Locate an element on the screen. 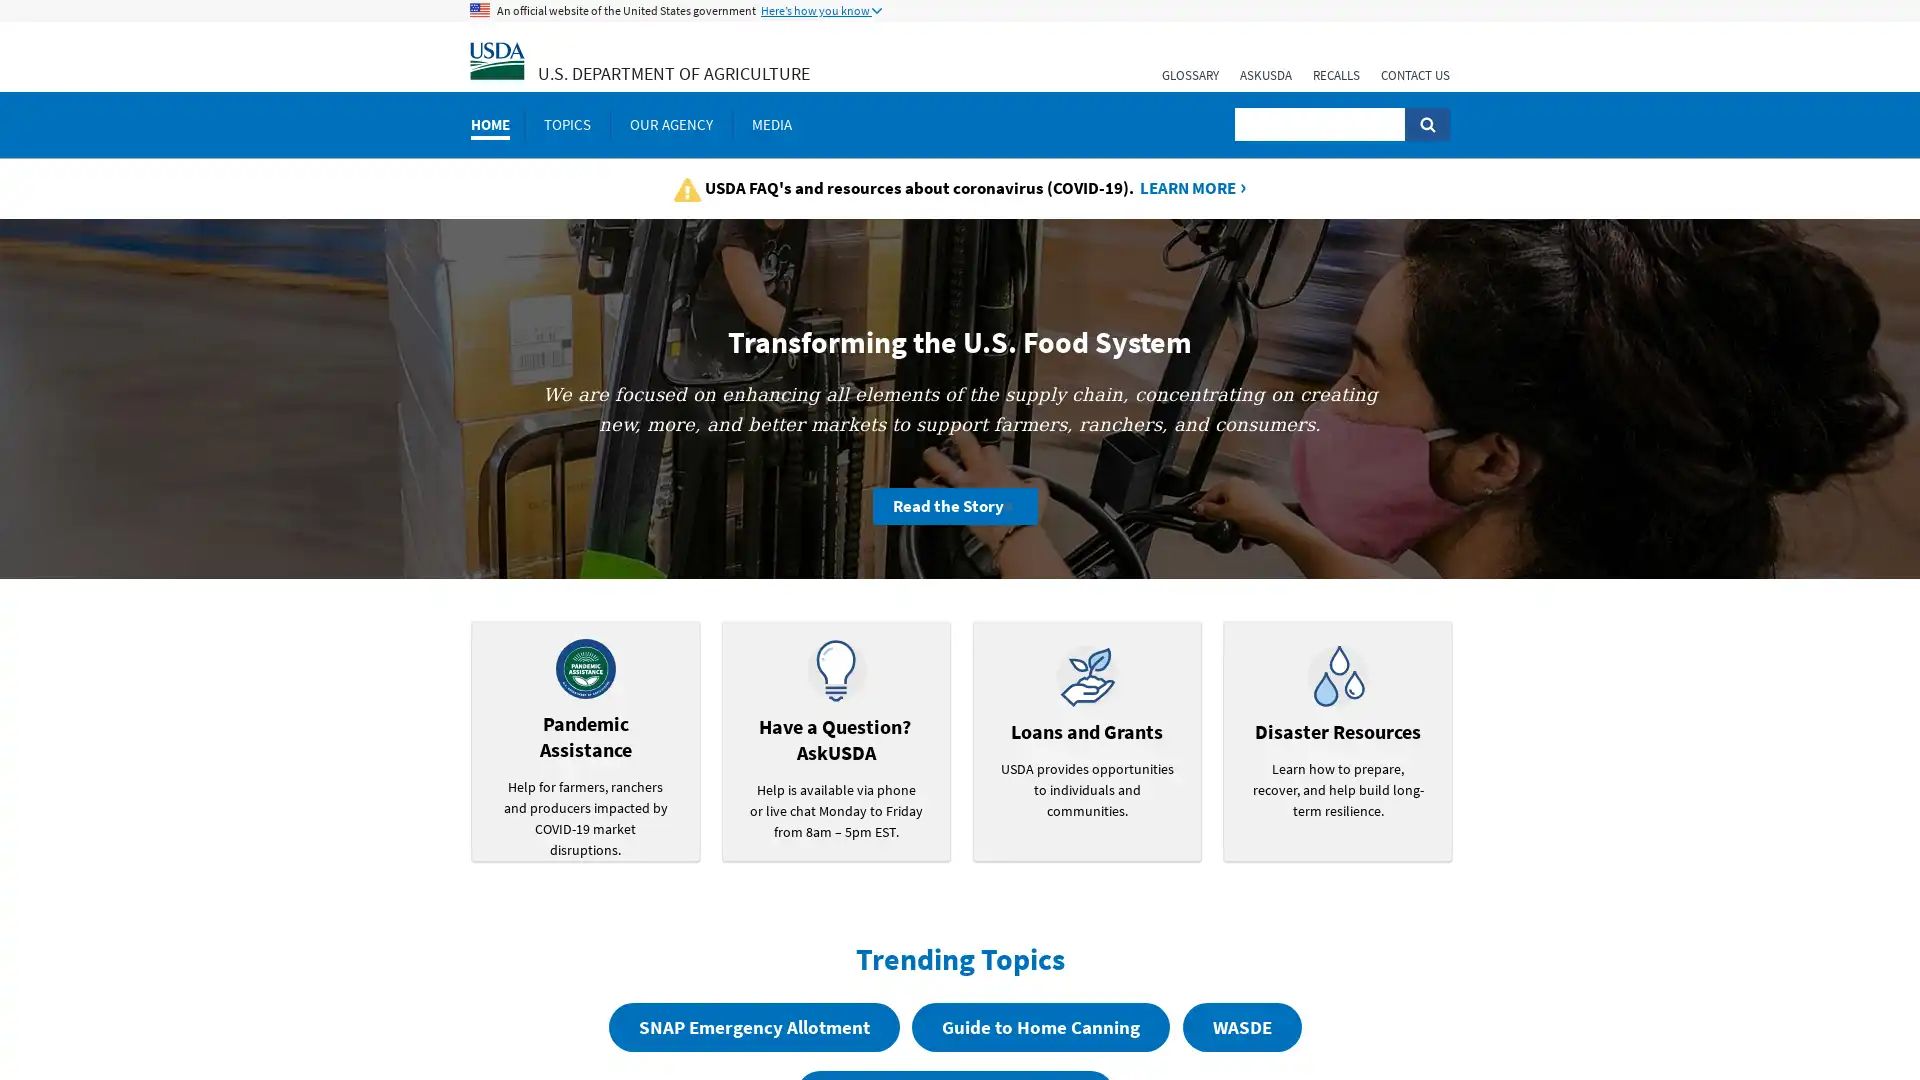 The height and width of the screenshot is (1080, 1920). Search is located at coordinates (1426, 124).